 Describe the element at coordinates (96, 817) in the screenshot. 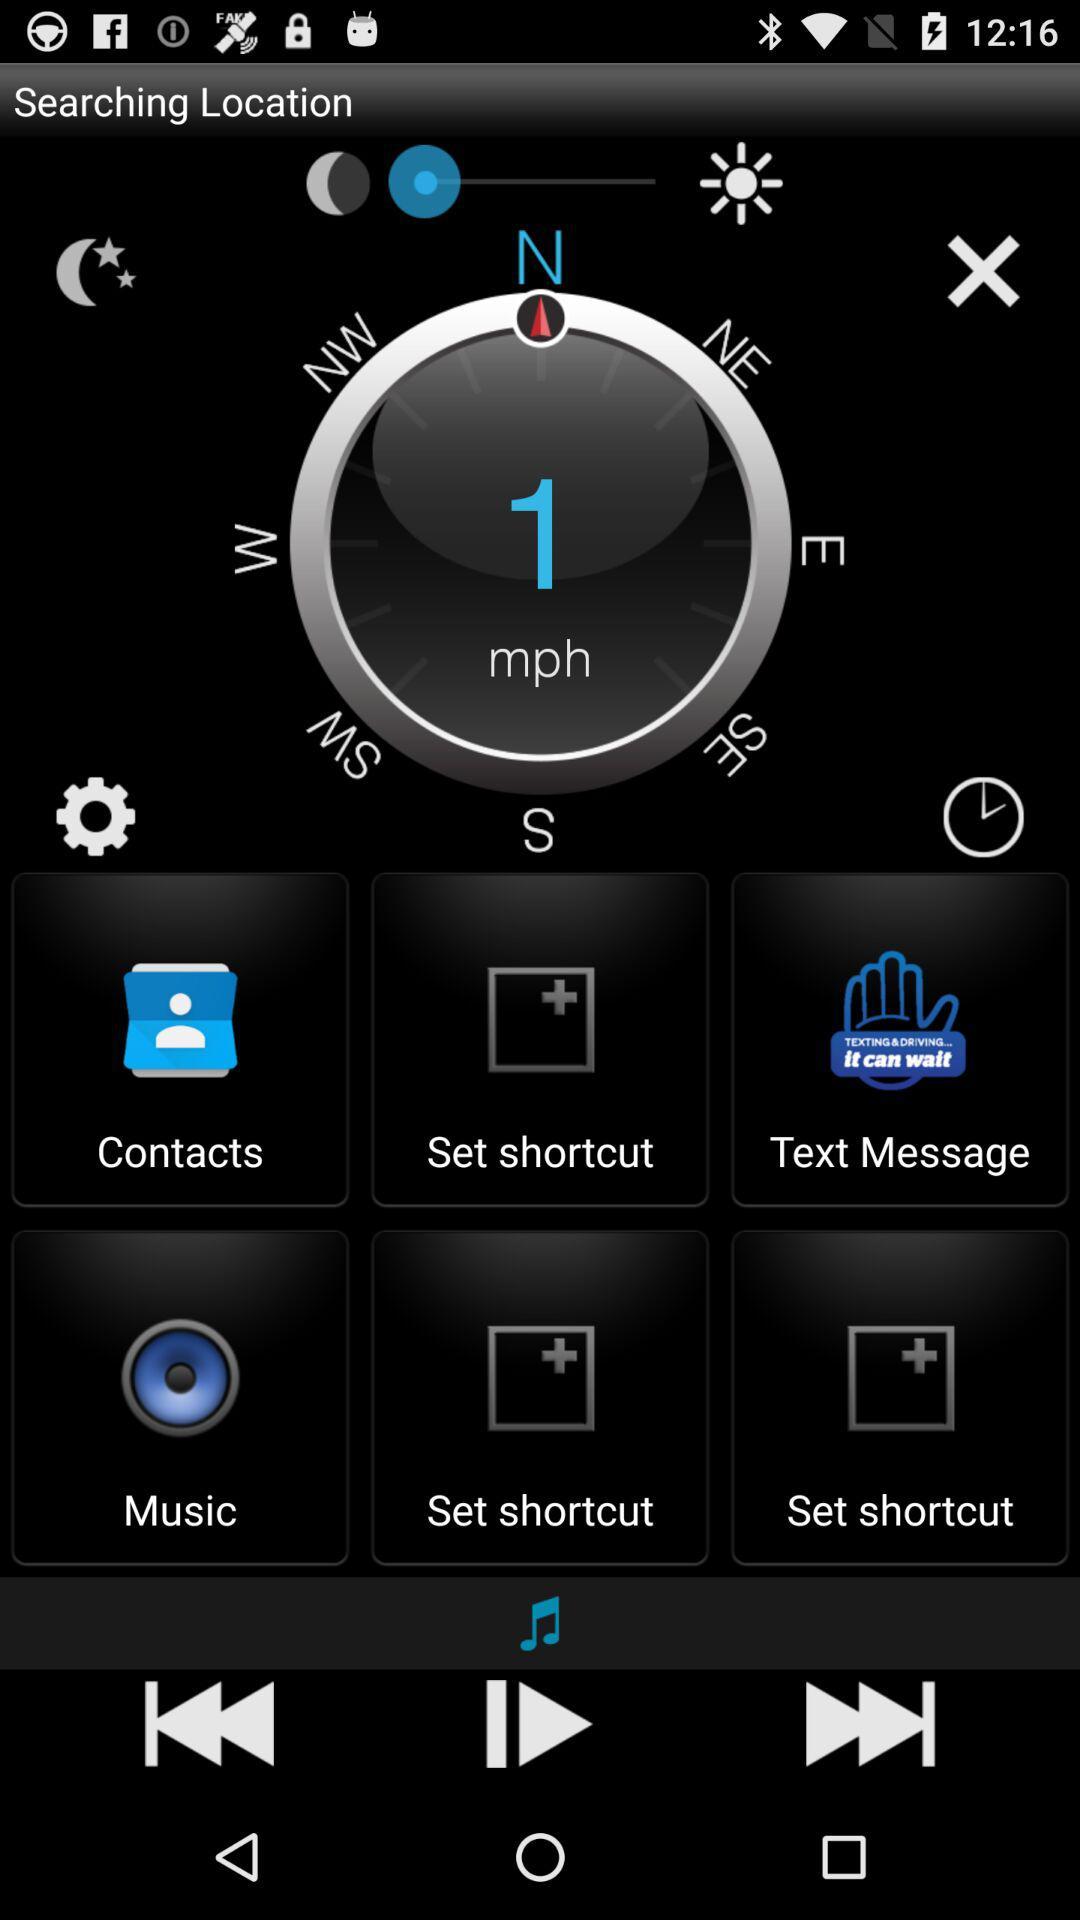

I see `app to the left of the 1 icon` at that location.